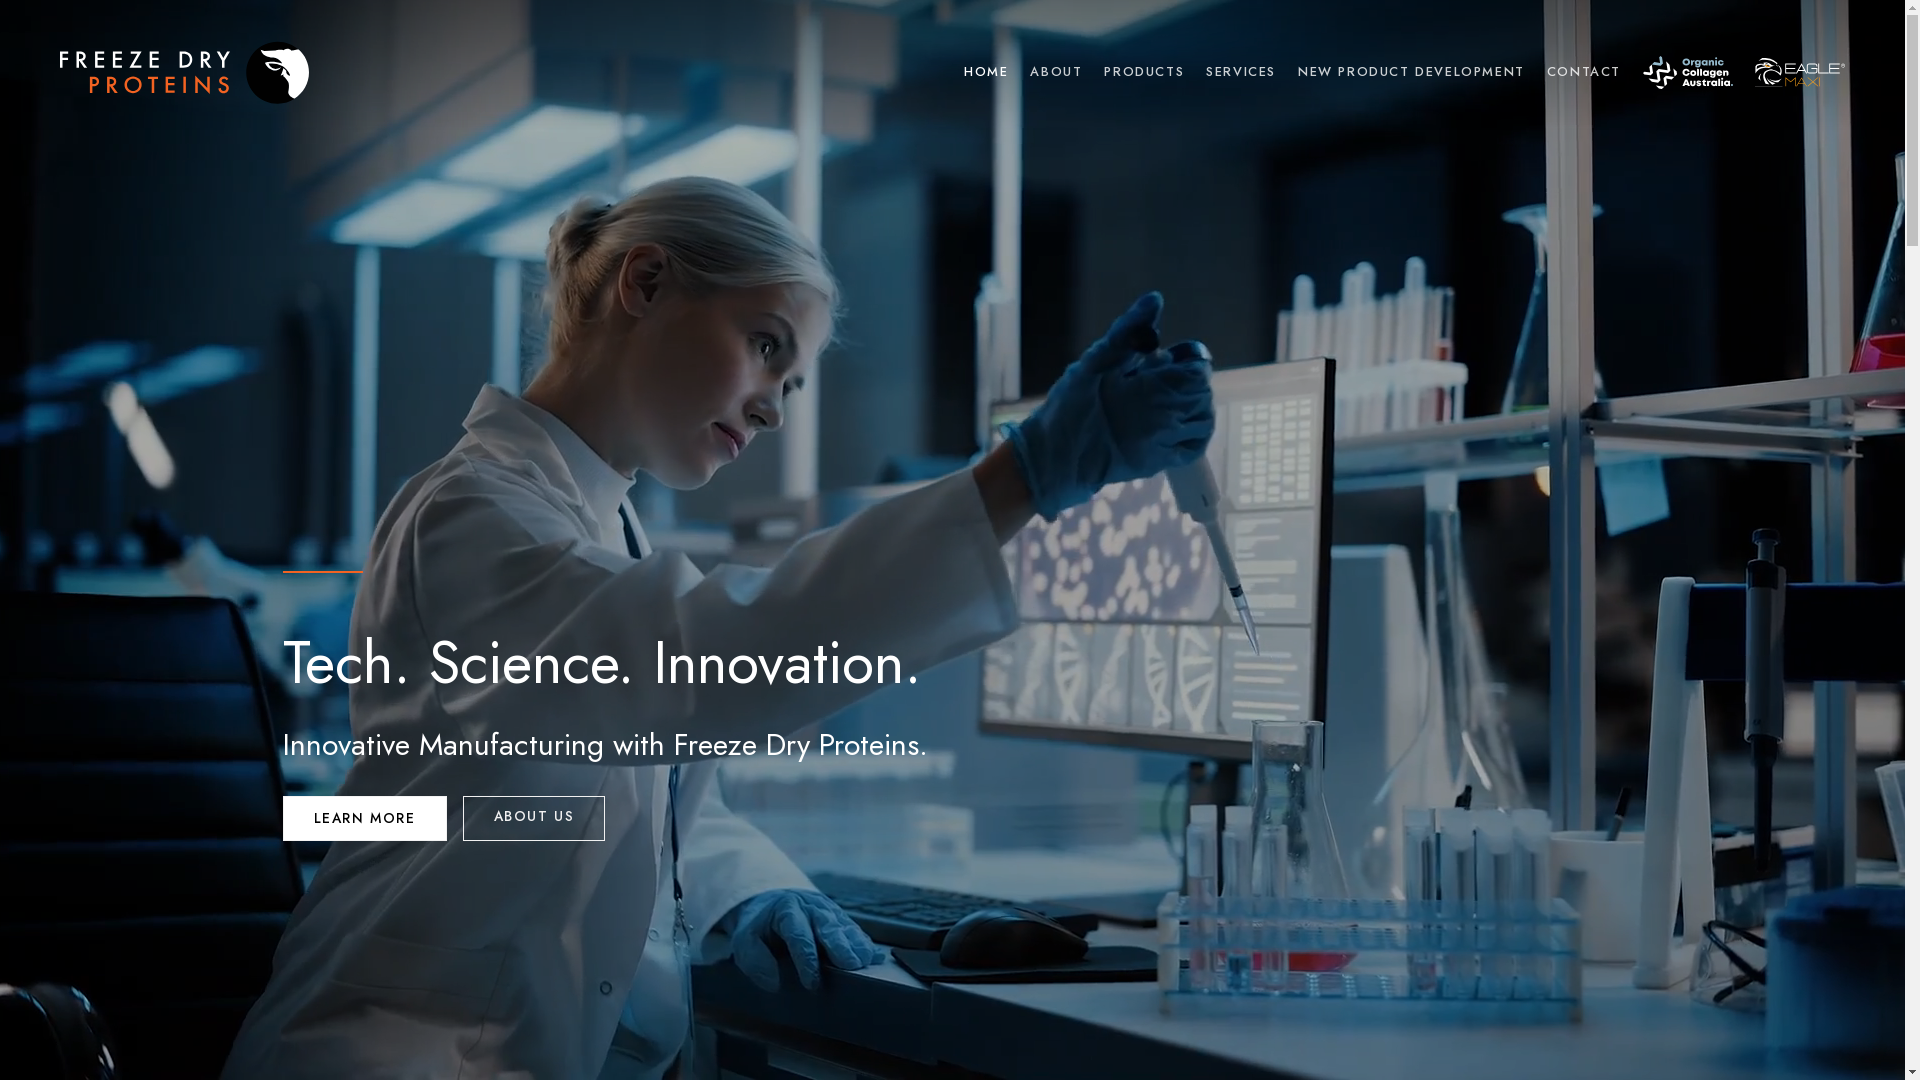 The image size is (1920, 1080). Describe the element at coordinates (533, 818) in the screenshot. I see `'ABOUT US'` at that location.